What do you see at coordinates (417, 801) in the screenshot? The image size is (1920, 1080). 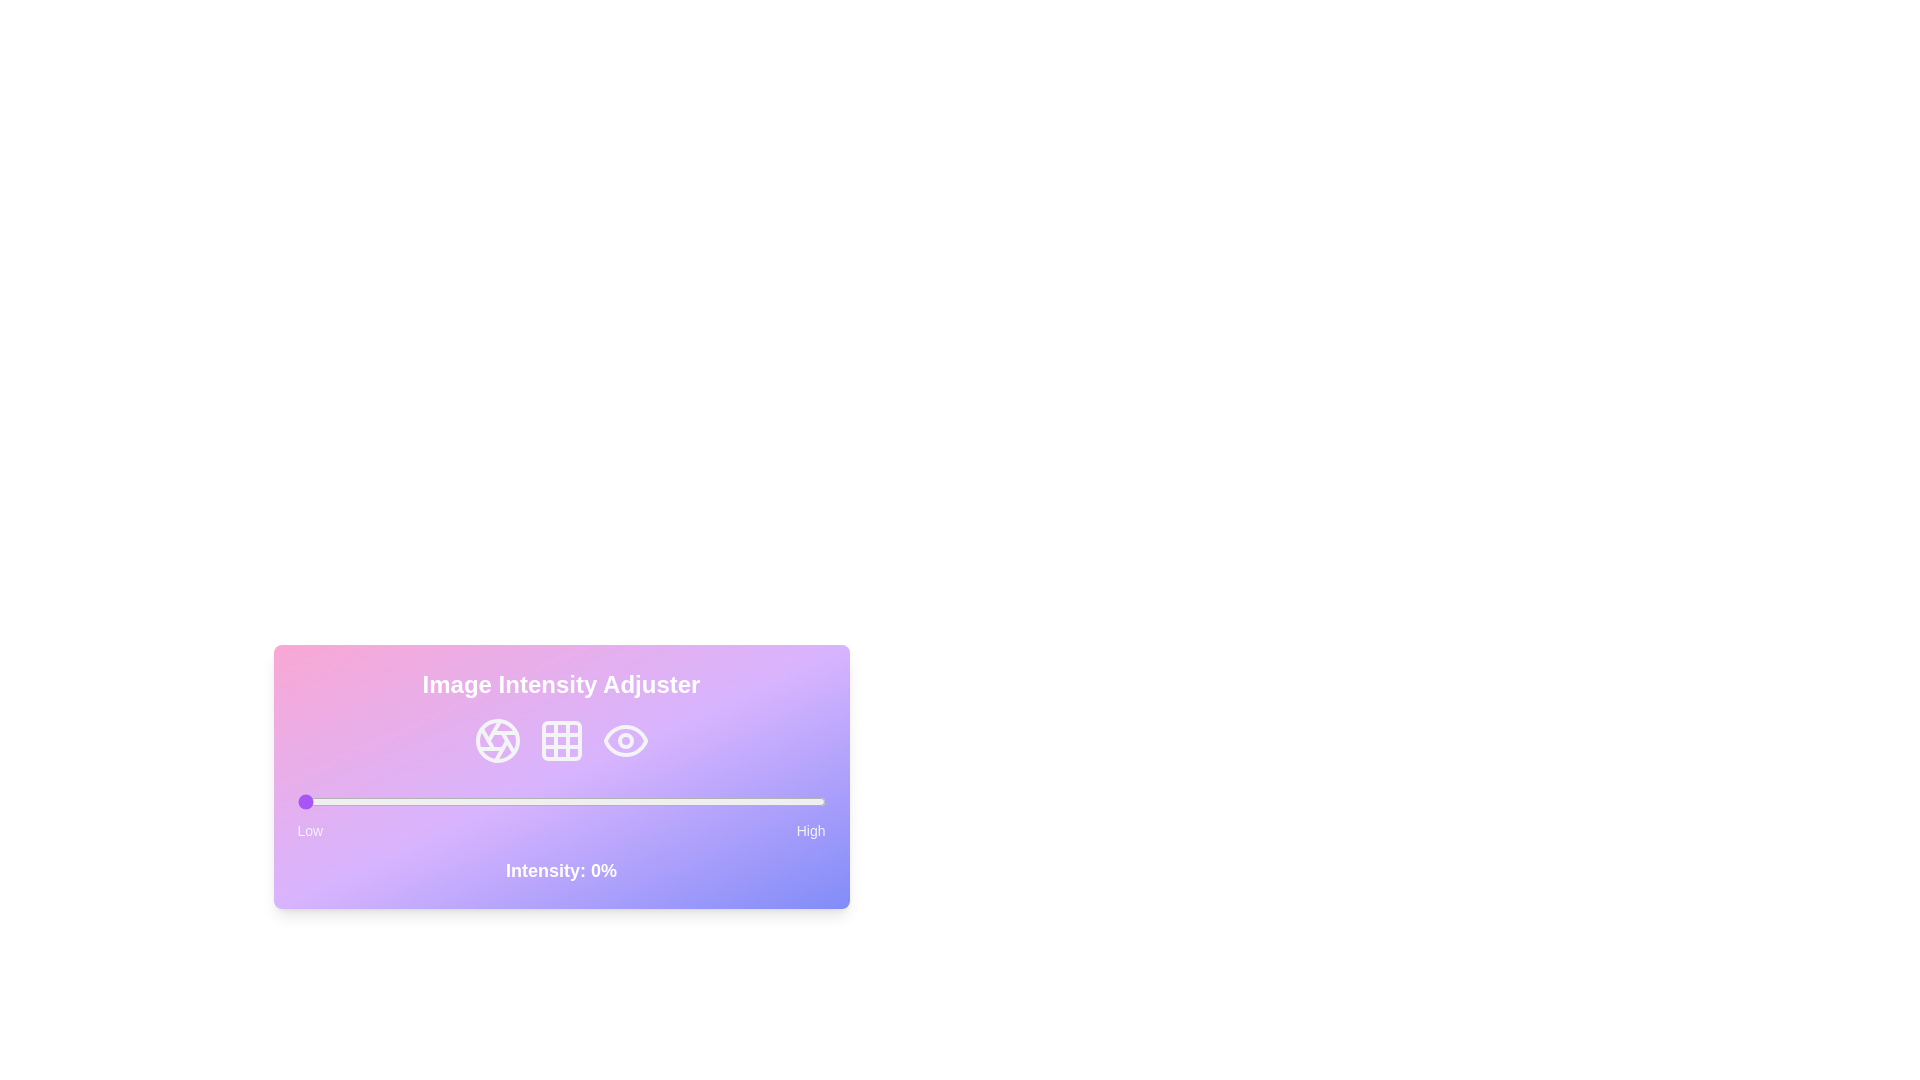 I see `the intensity slider to set the intensity to 23%` at bounding box center [417, 801].